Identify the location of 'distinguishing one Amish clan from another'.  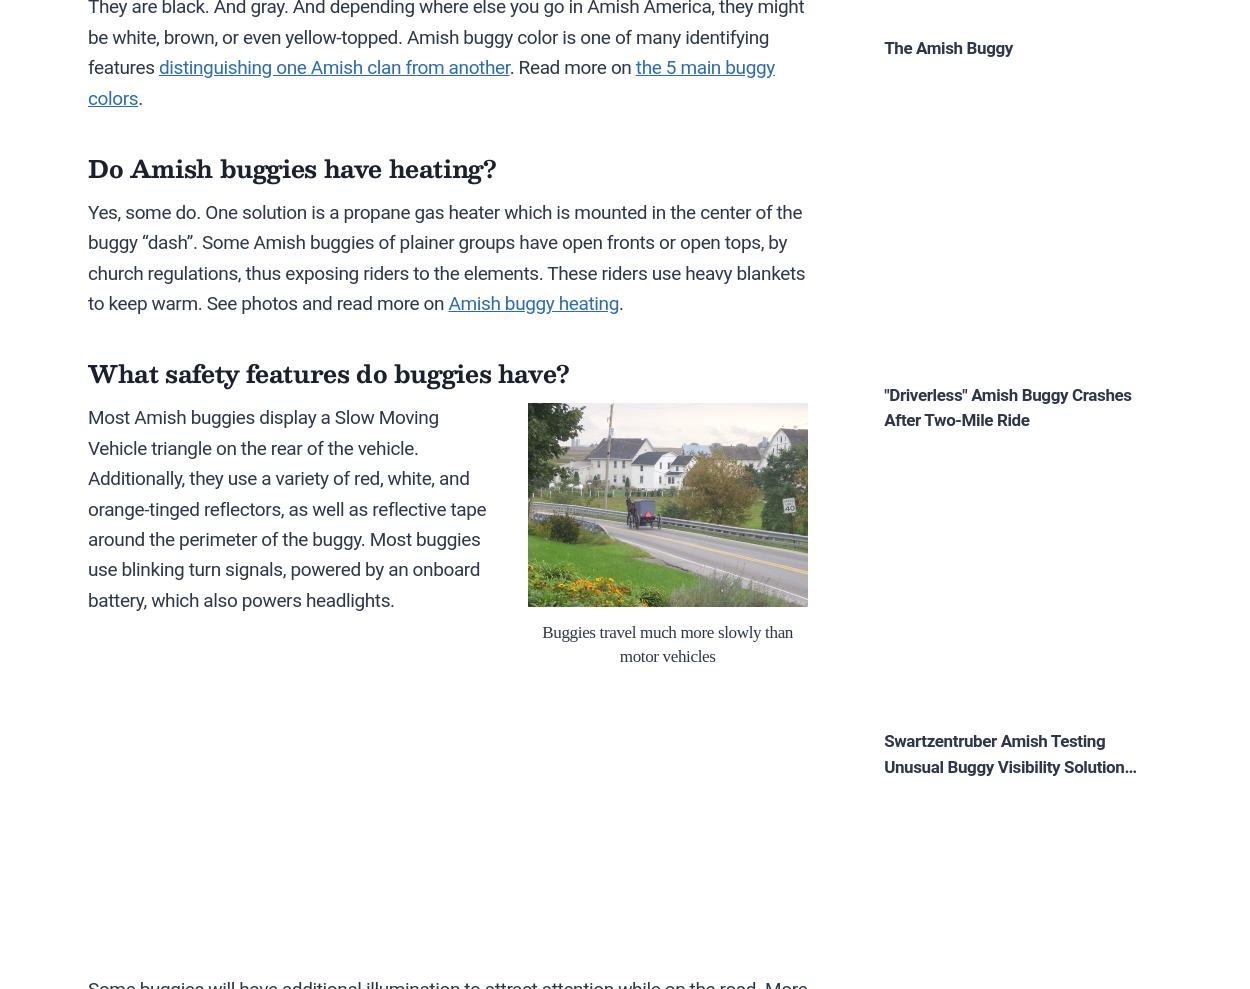
(332, 67).